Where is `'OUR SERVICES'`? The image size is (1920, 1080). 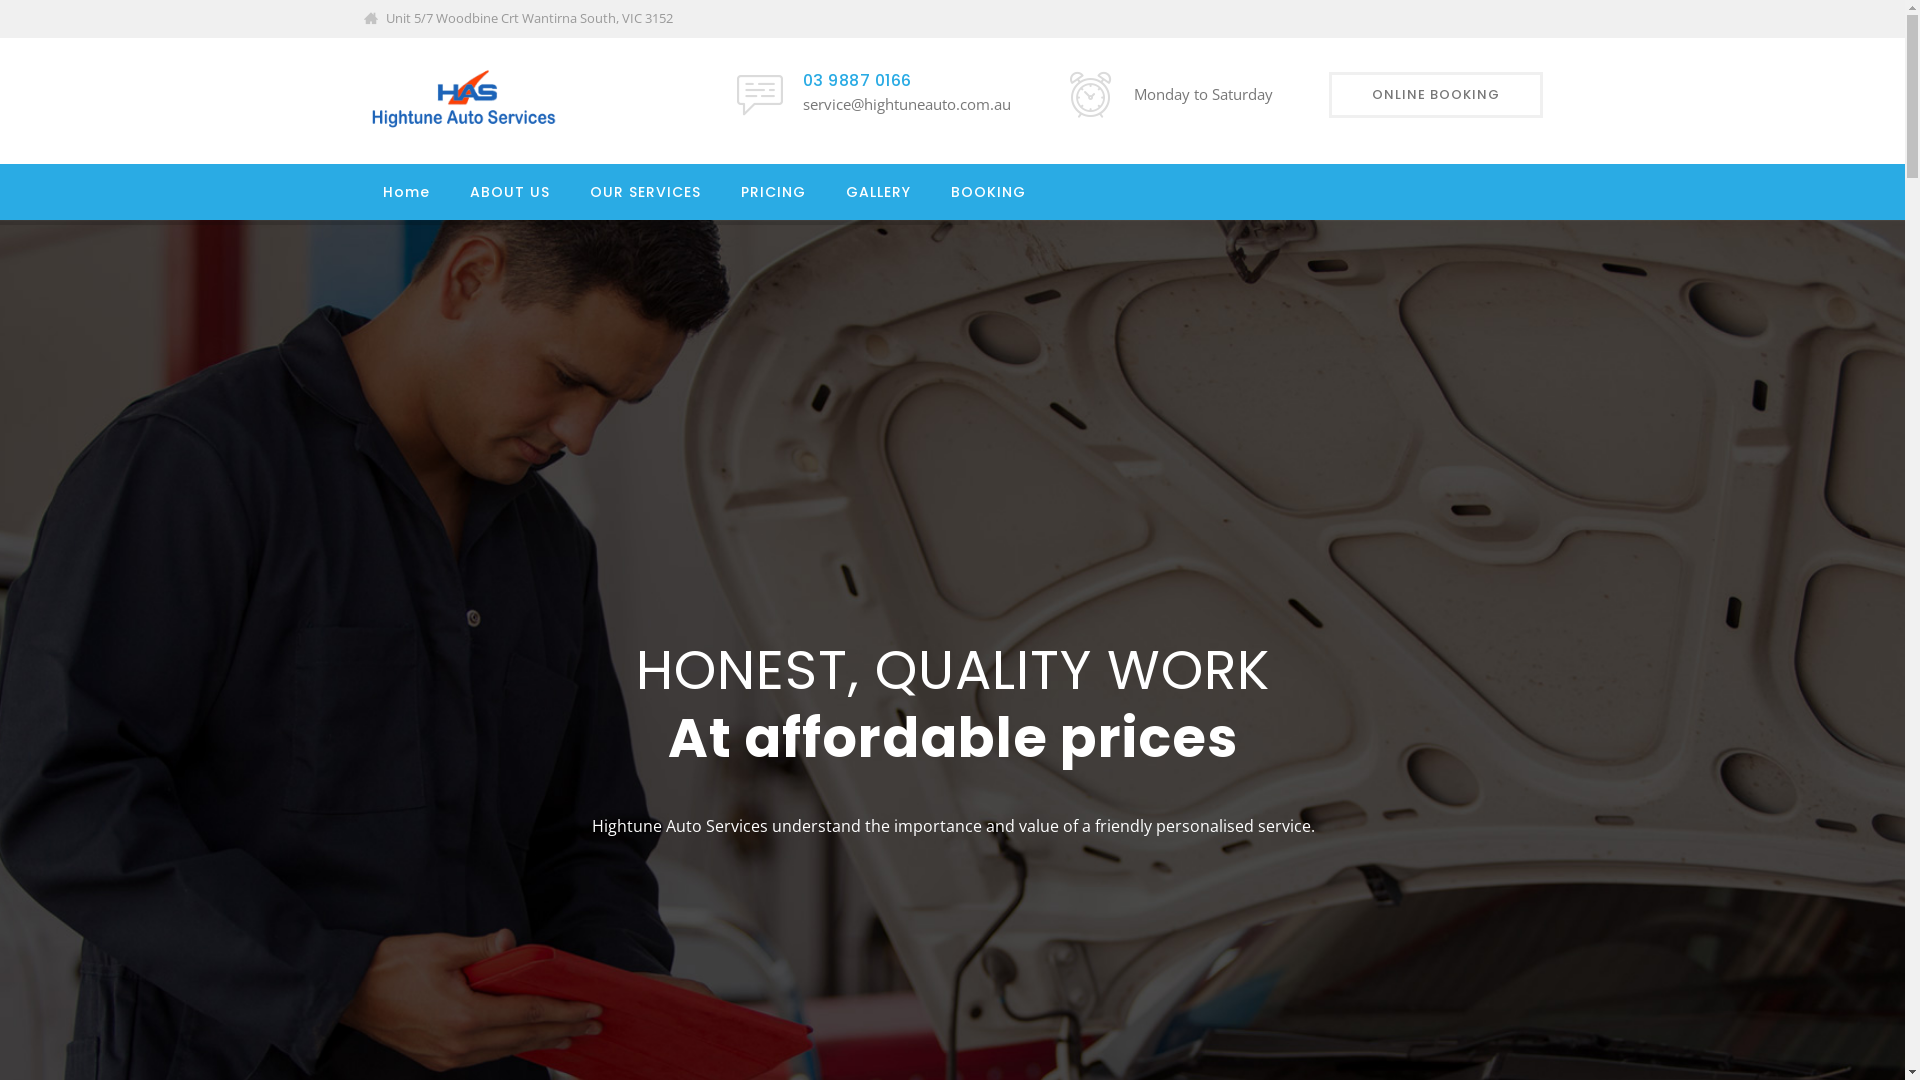 'OUR SERVICES' is located at coordinates (645, 192).